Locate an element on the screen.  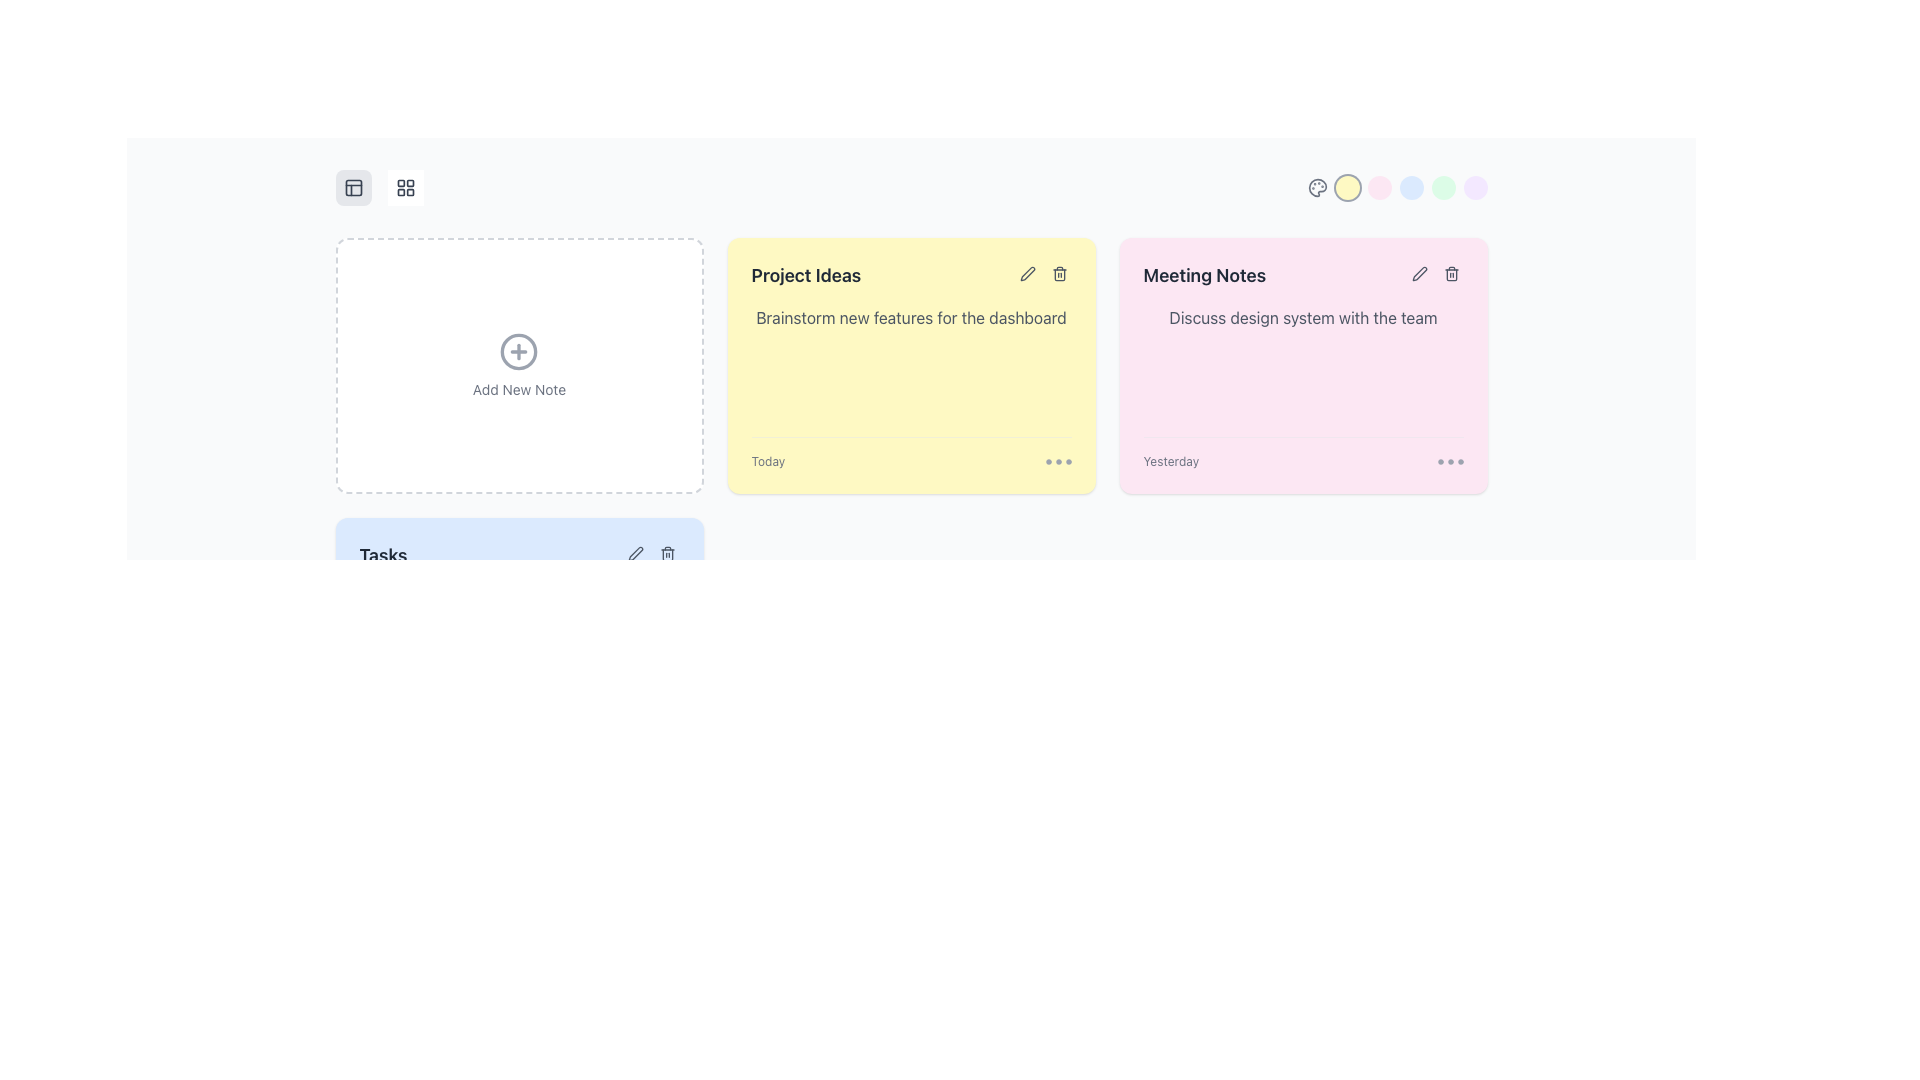
the 'Tasks' card which is the fourth card from the left in the third row of a three-column grid layout, styled with a light blue background and rounded corners, to interact with its content is located at coordinates (519, 645).